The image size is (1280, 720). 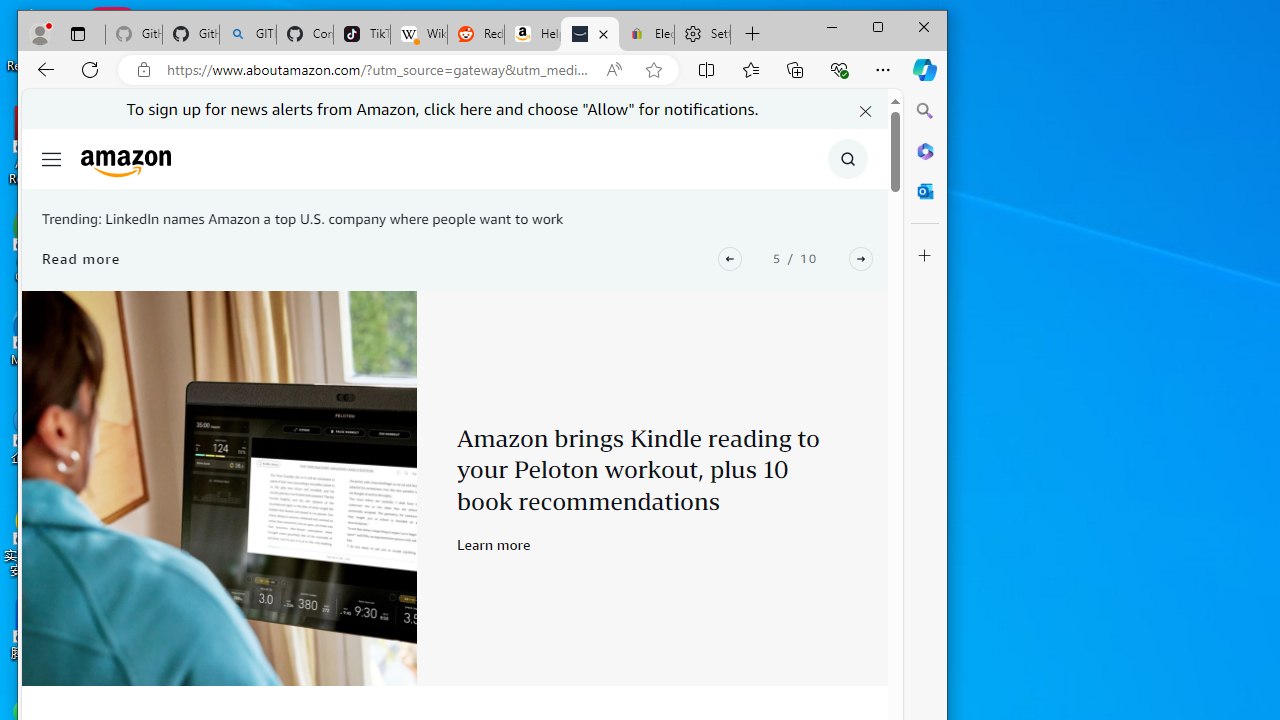 I want to click on 'Peloton x Kindle', so click(x=219, y=488).